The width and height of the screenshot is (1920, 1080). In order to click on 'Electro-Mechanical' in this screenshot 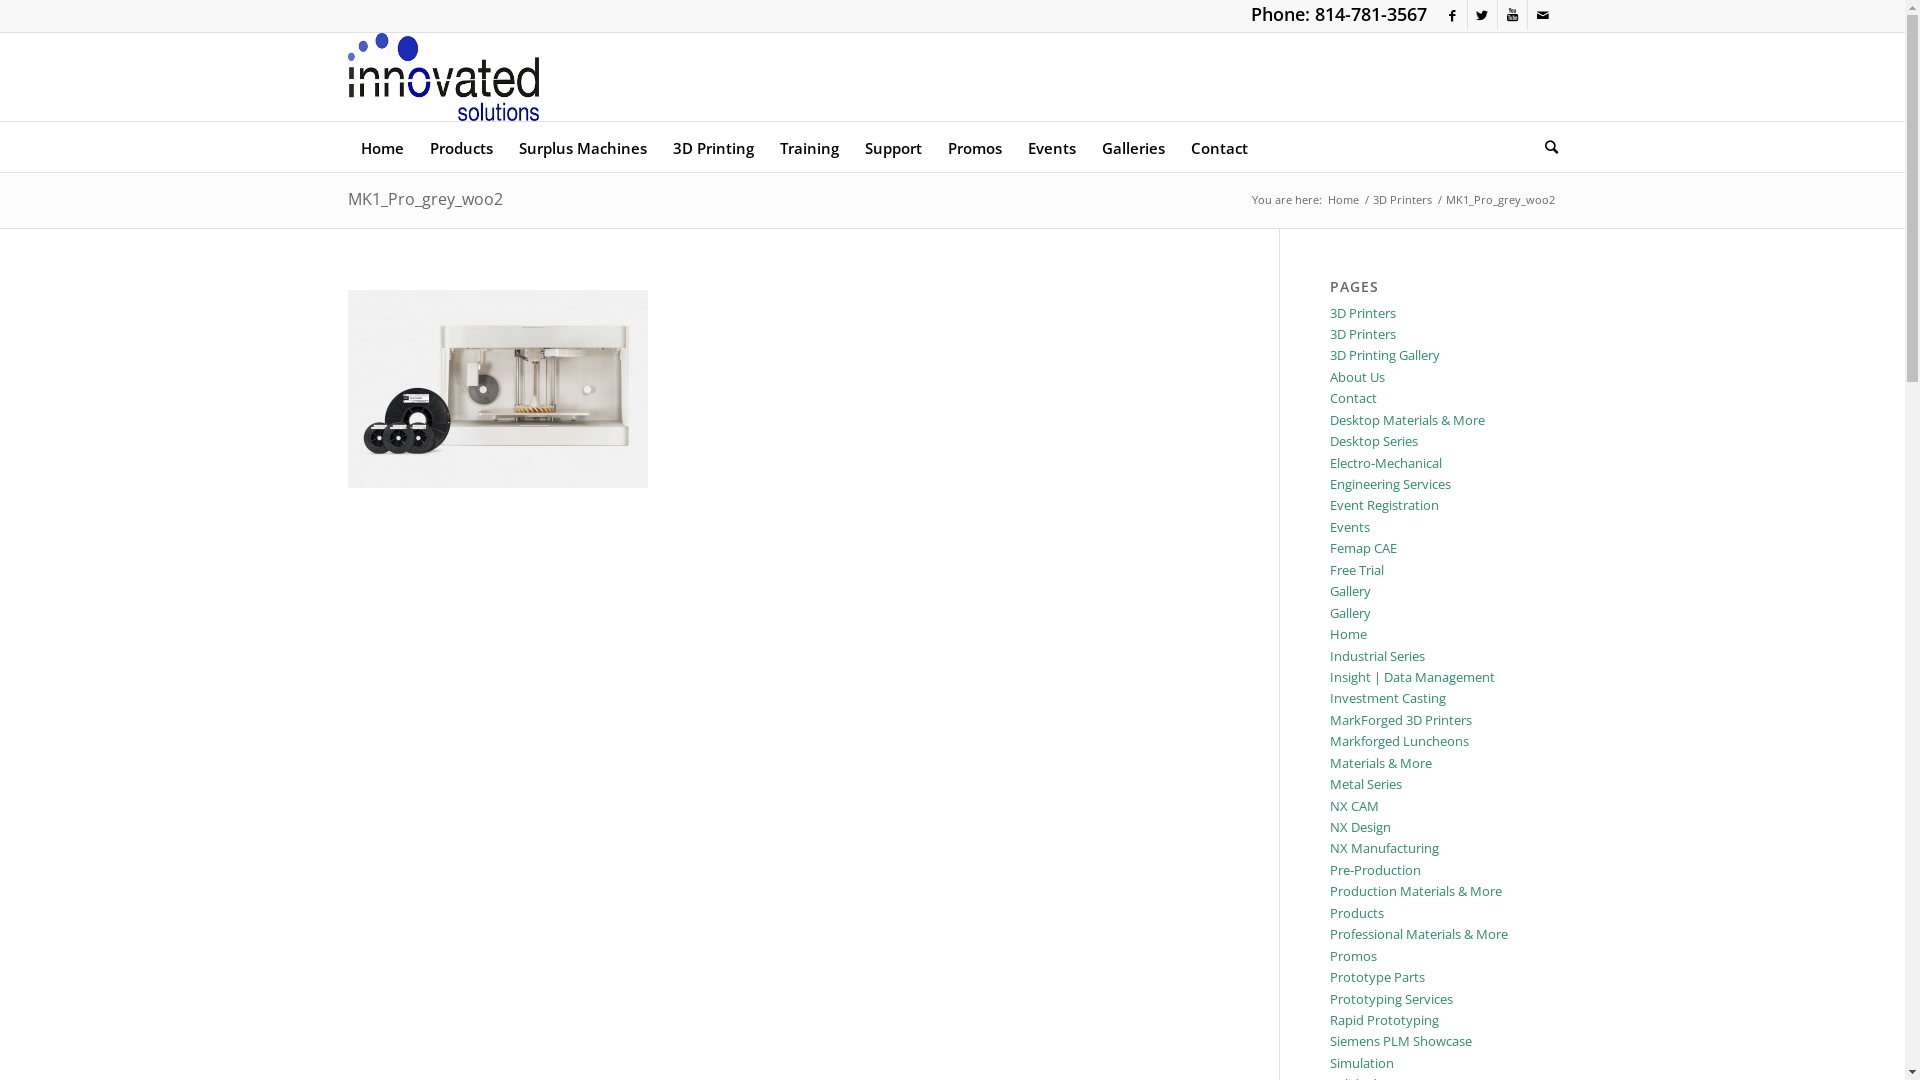, I will do `click(1329, 462)`.